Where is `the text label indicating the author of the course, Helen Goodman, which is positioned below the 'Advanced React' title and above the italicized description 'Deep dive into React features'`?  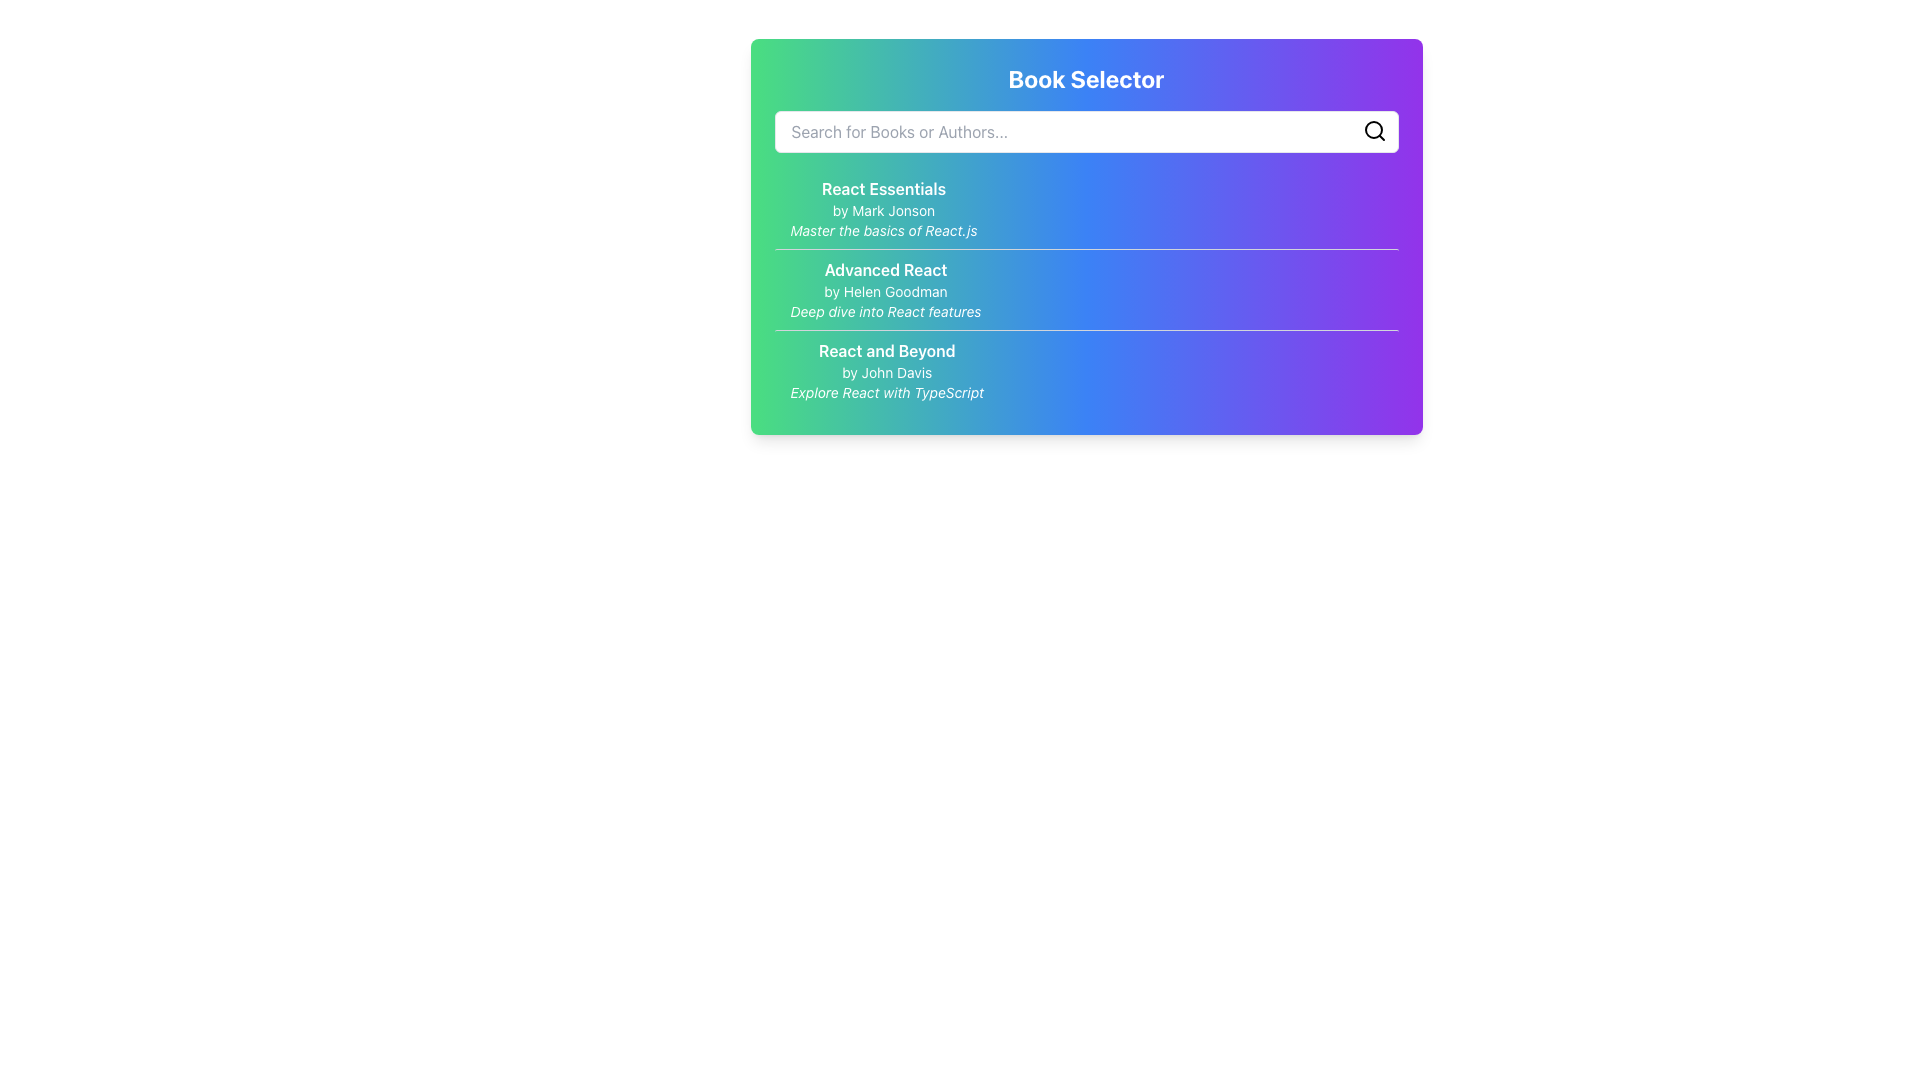 the text label indicating the author of the course, Helen Goodman, which is positioned below the 'Advanced React' title and above the italicized description 'Deep dive into React features' is located at coordinates (885, 292).